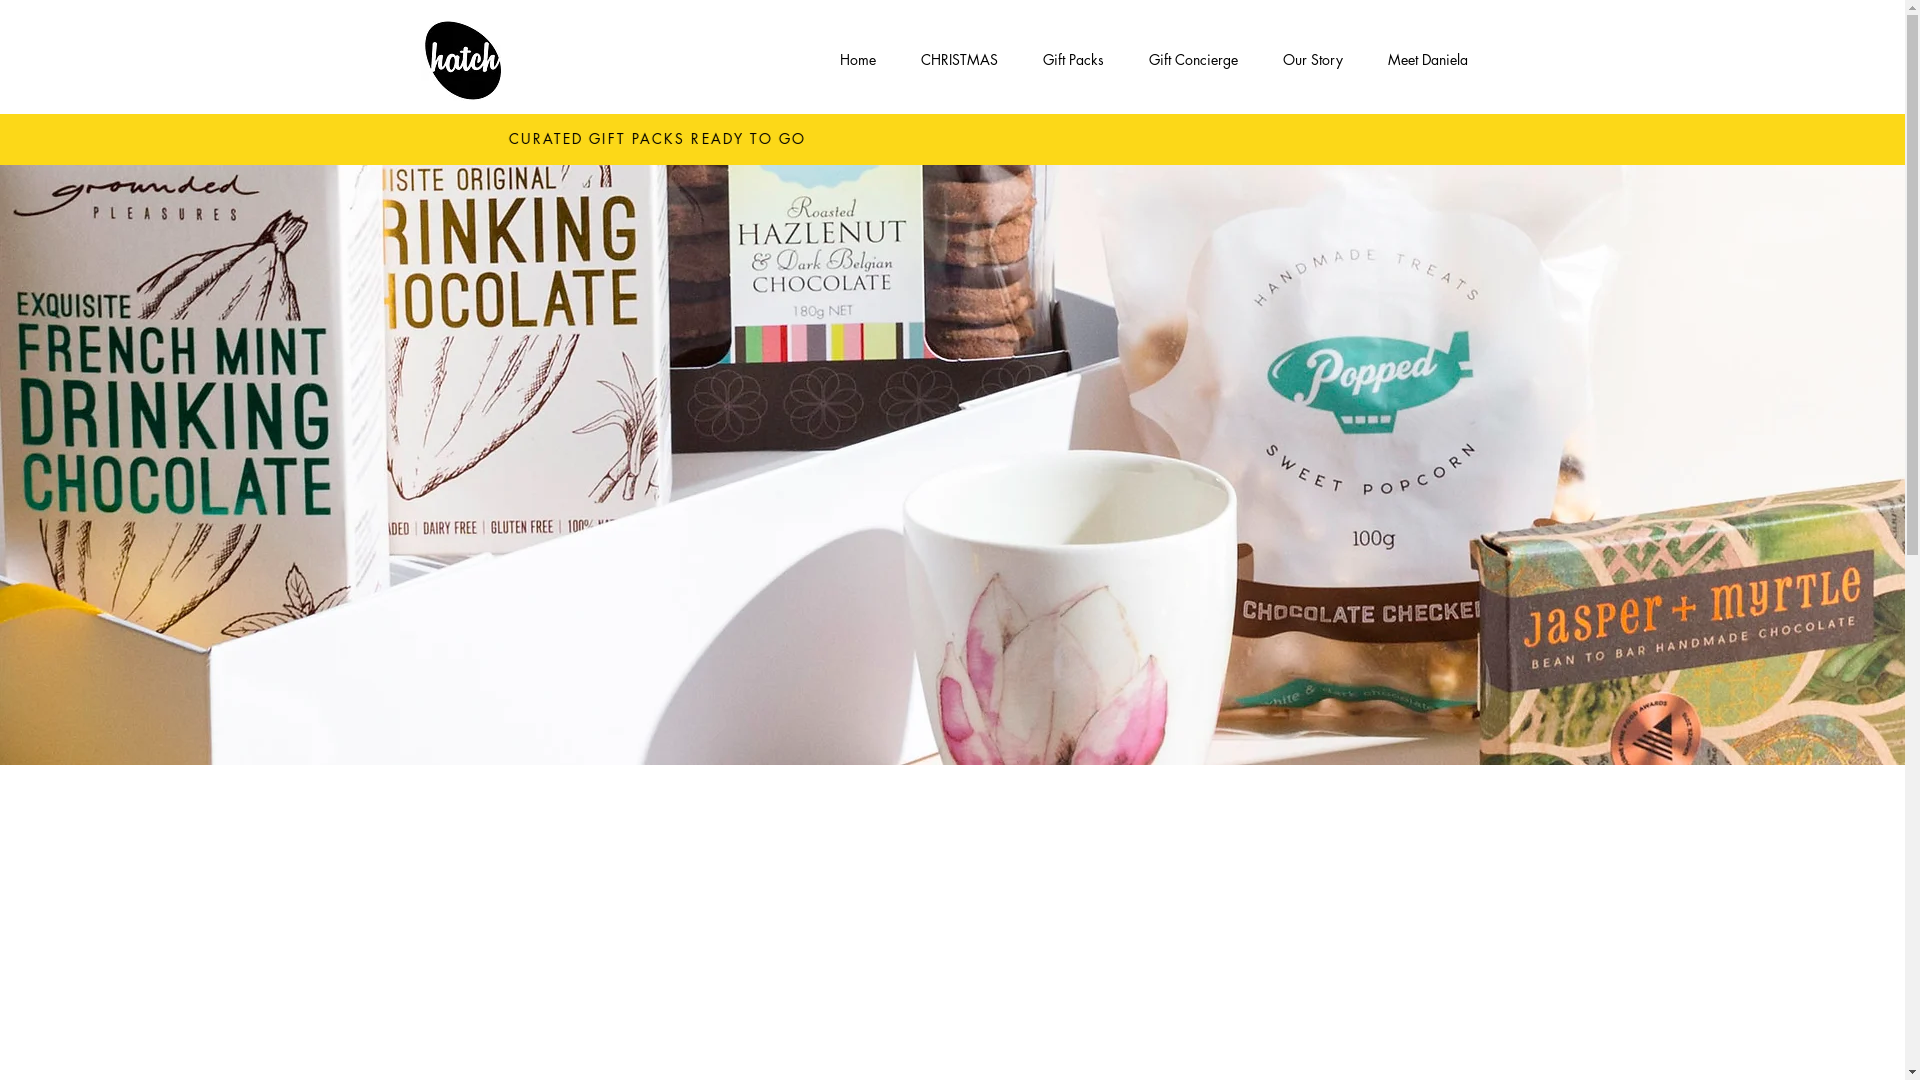  Describe the element at coordinates (896, 59) in the screenshot. I see `'CHRISTMAS'` at that location.